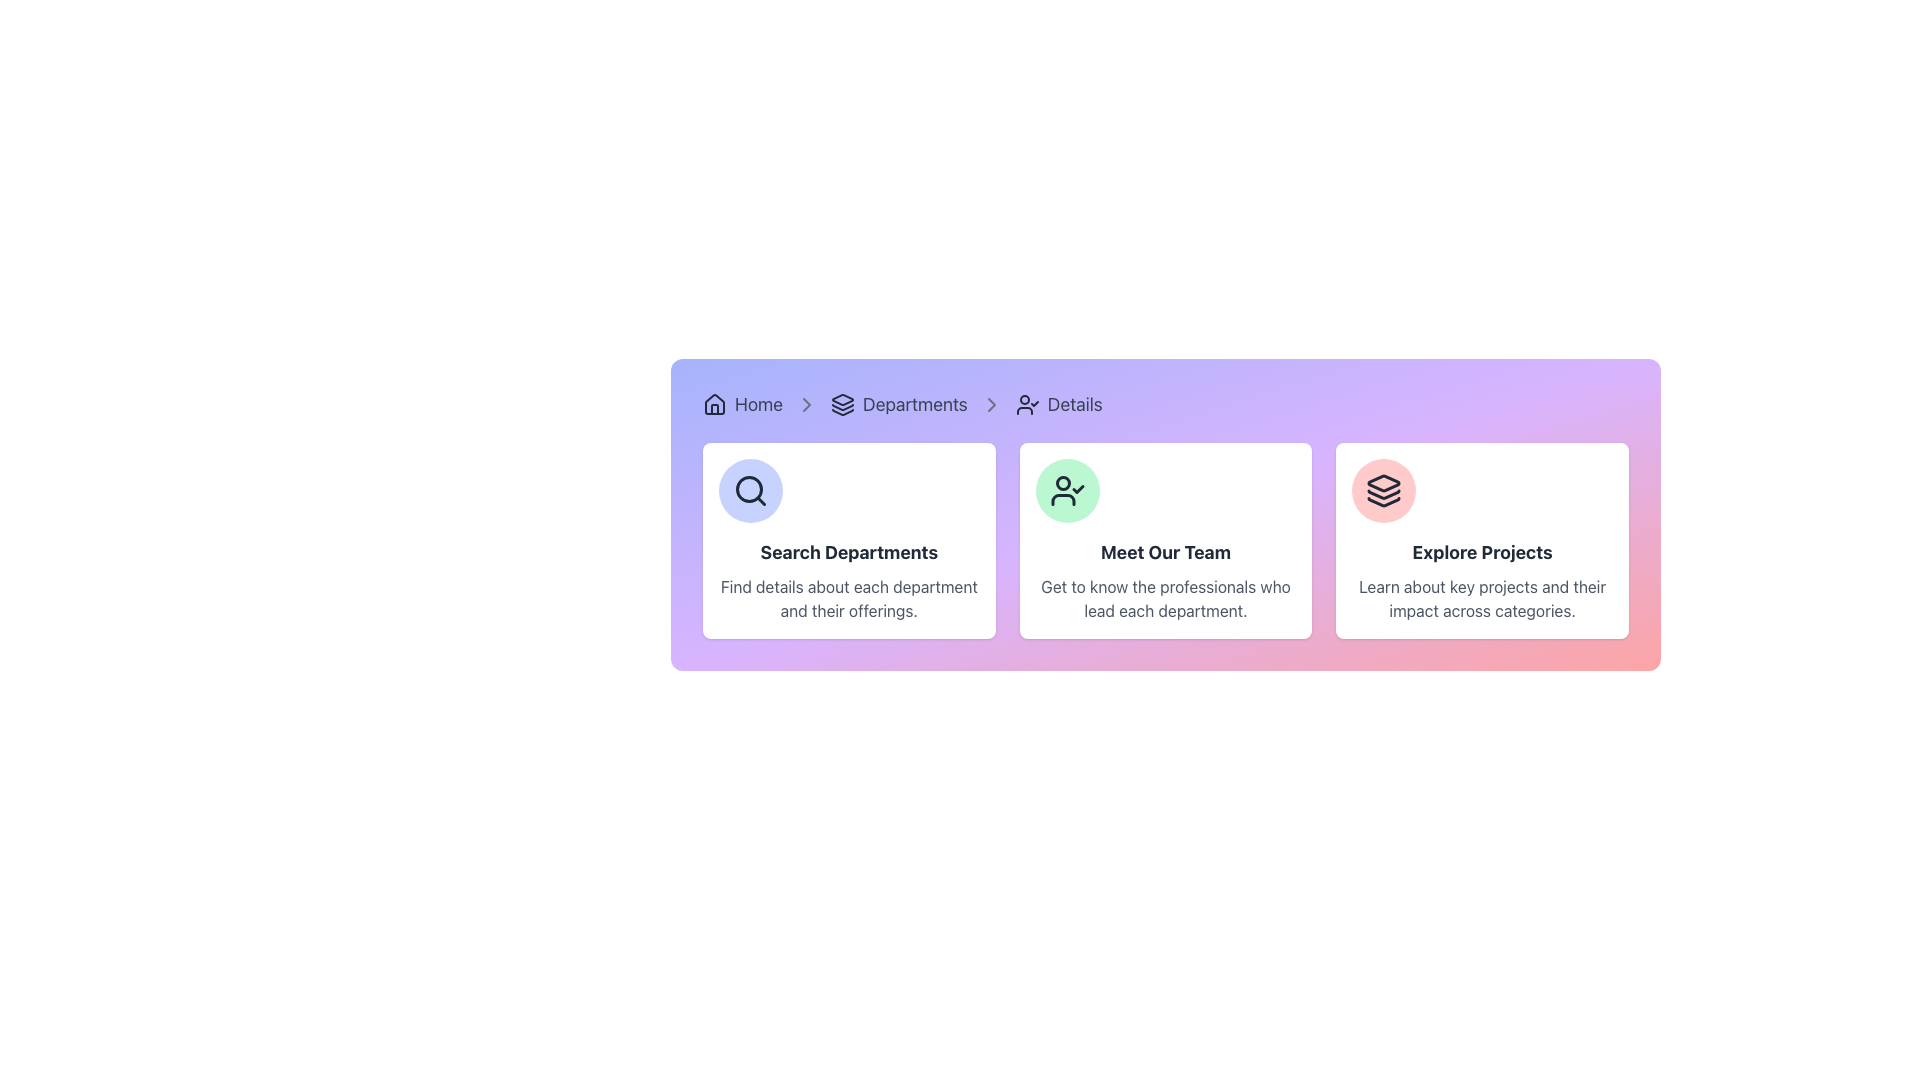  What do you see at coordinates (1383, 483) in the screenshot?
I see `the top-most triangular icon in the 'Explore Projects' section, which is part of a group of three stacked triangular shapes in the third card of the main navigation panel` at bounding box center [1383, 483].